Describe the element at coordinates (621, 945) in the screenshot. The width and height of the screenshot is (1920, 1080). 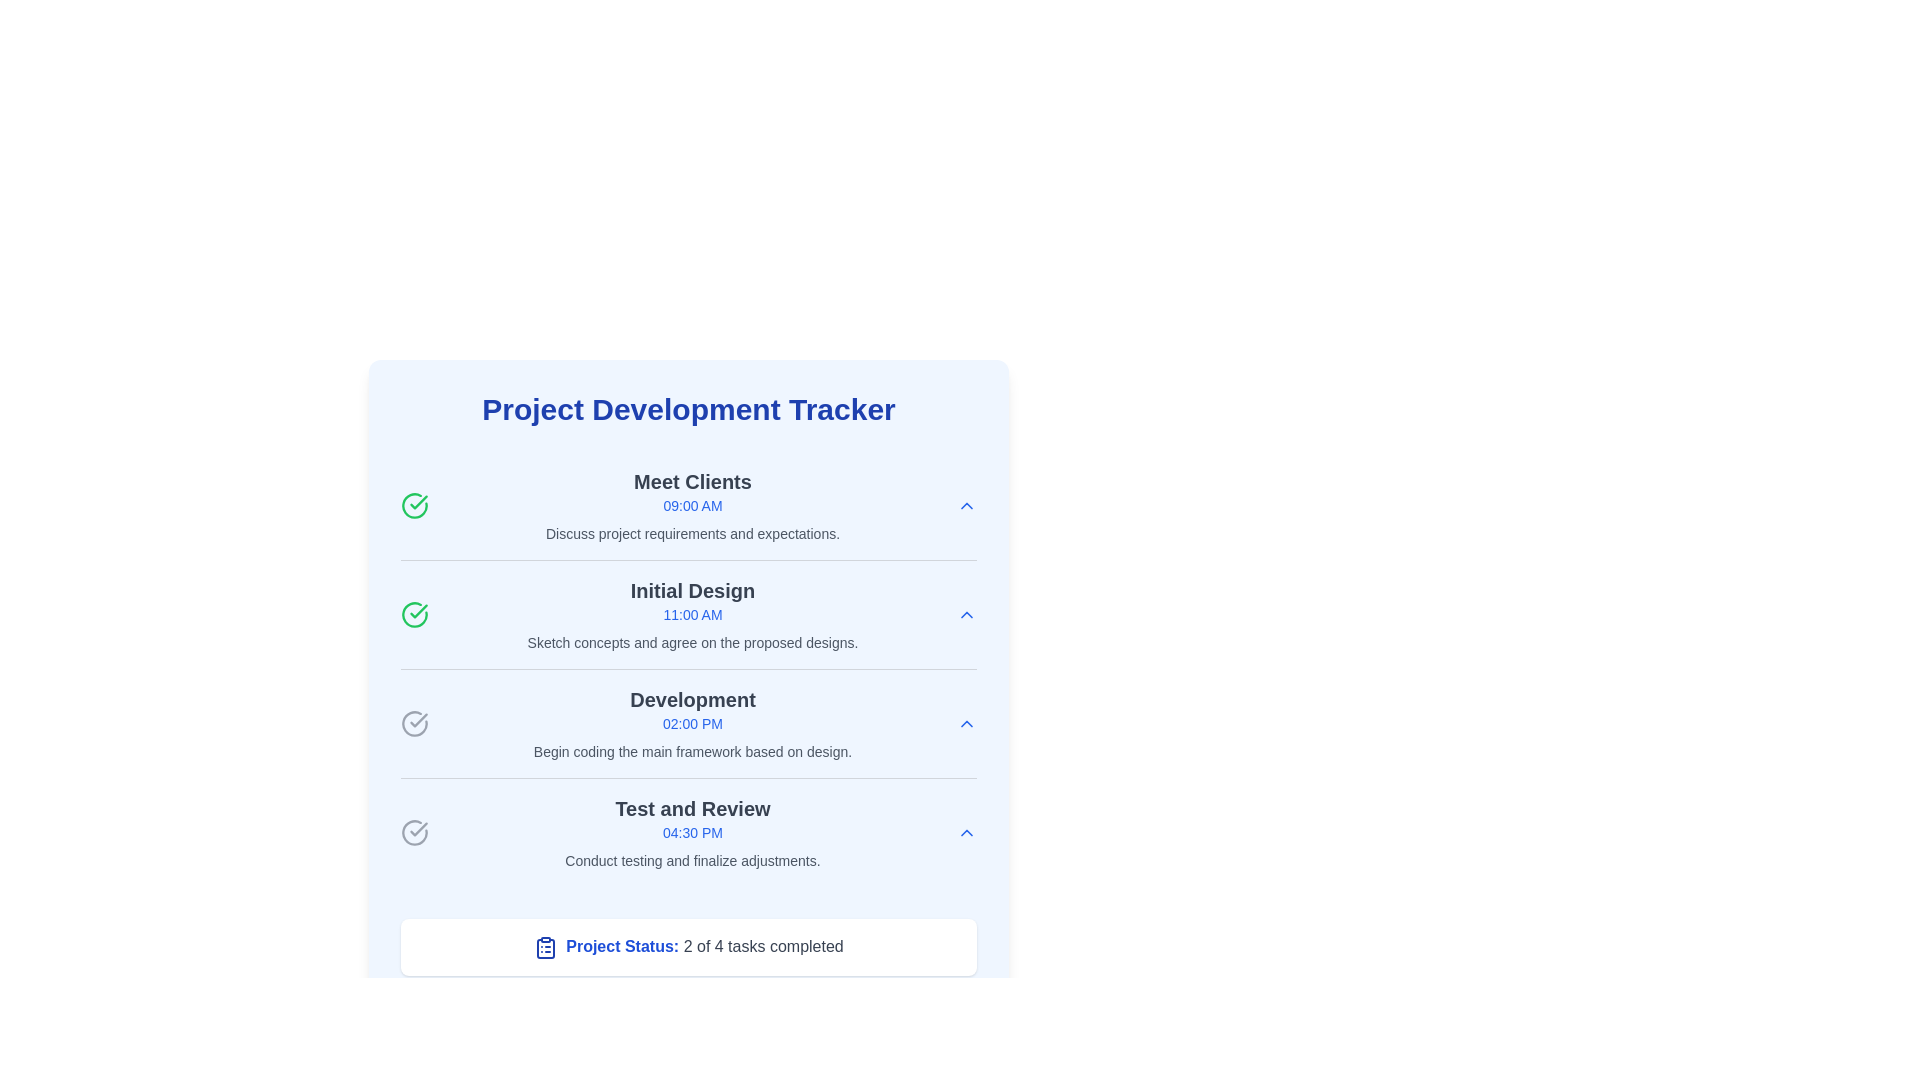
I see `the Text label that introduces the project's progress status, positioned before the text '2 of 4 tasks completed' and aligned with the clipboard icon at the bottom of the card` at that location.